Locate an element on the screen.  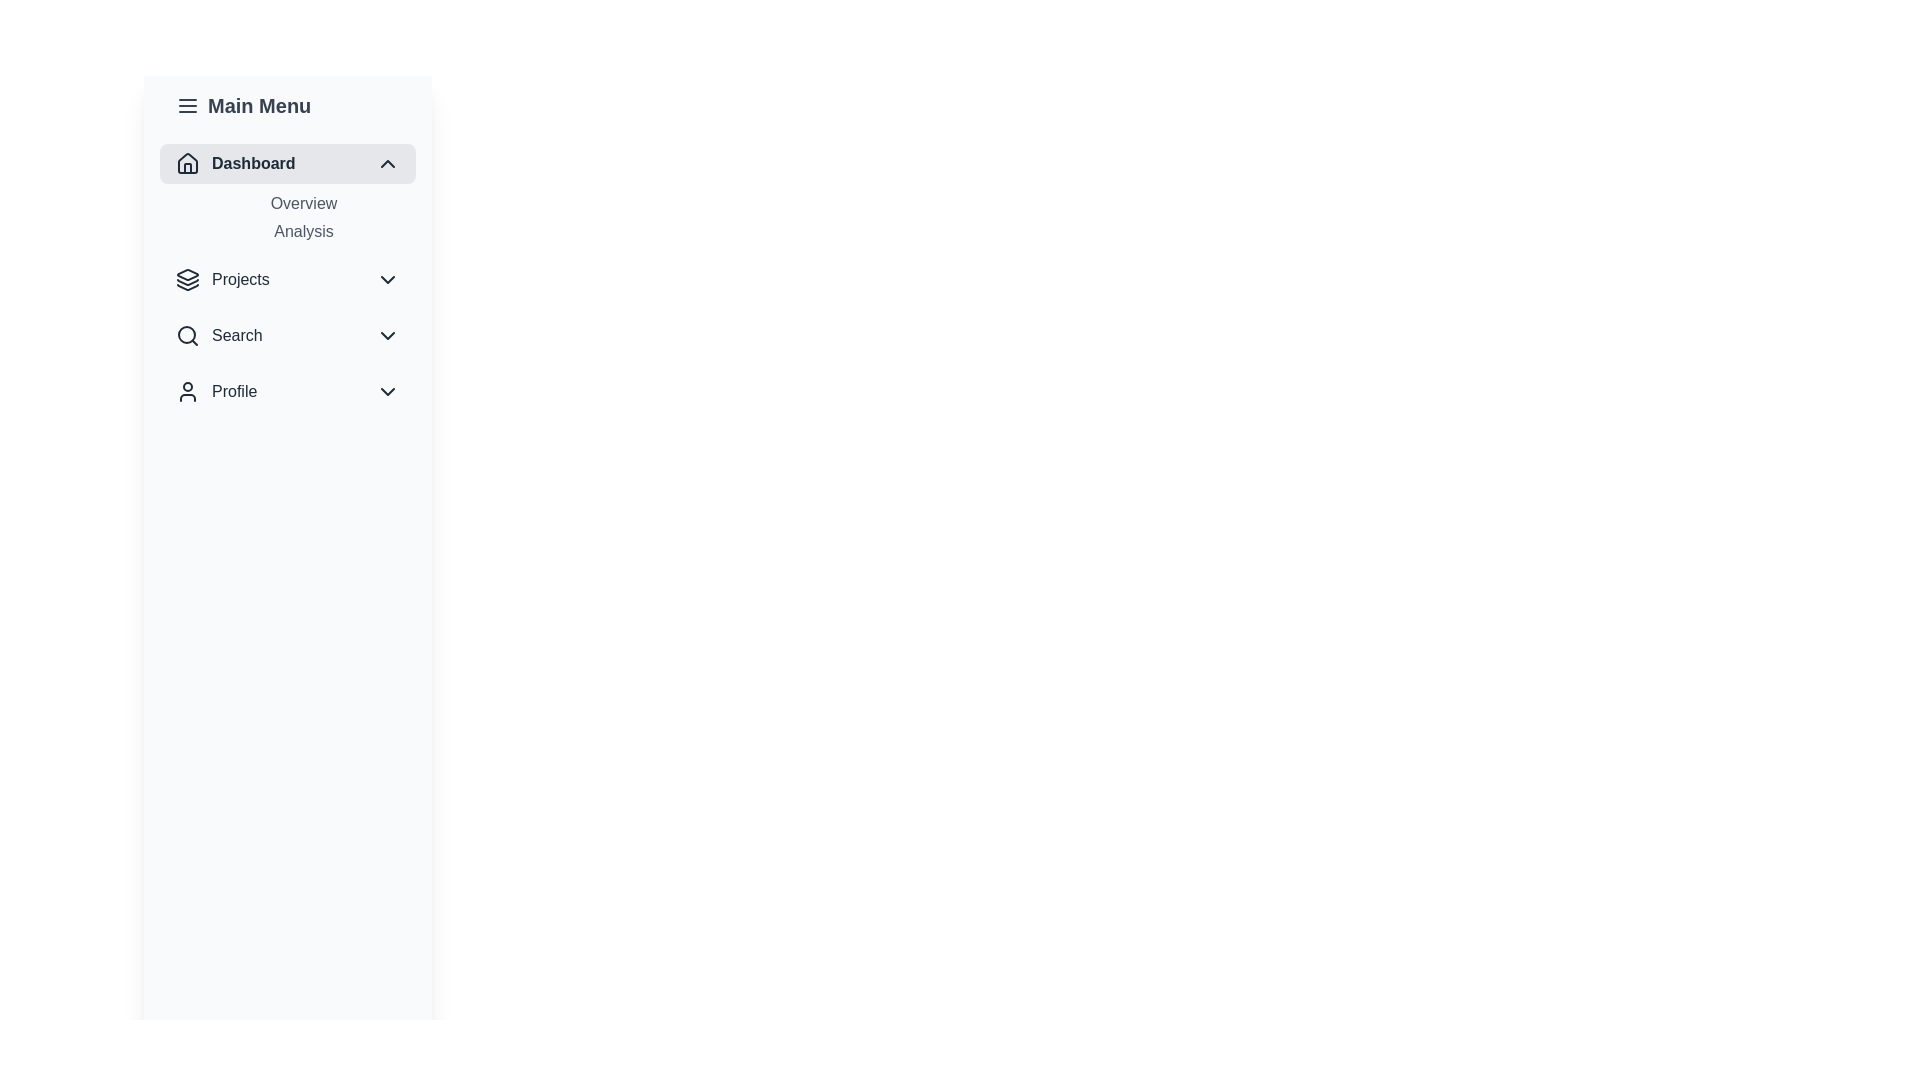
the chevron-down icon located to the far right of the 'Search' menu item is located at coordinates (388, 334).